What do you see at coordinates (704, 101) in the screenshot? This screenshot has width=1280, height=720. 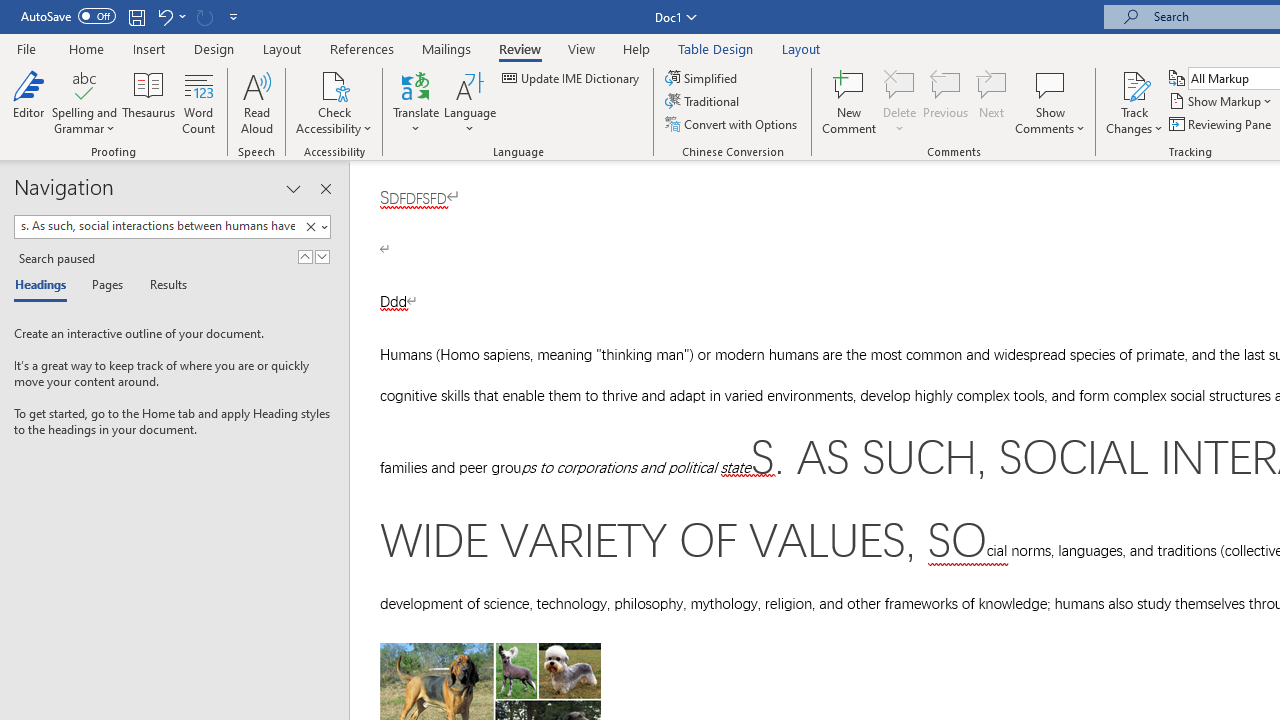 I see `'Traditional'` at bounding box center [704, 101].